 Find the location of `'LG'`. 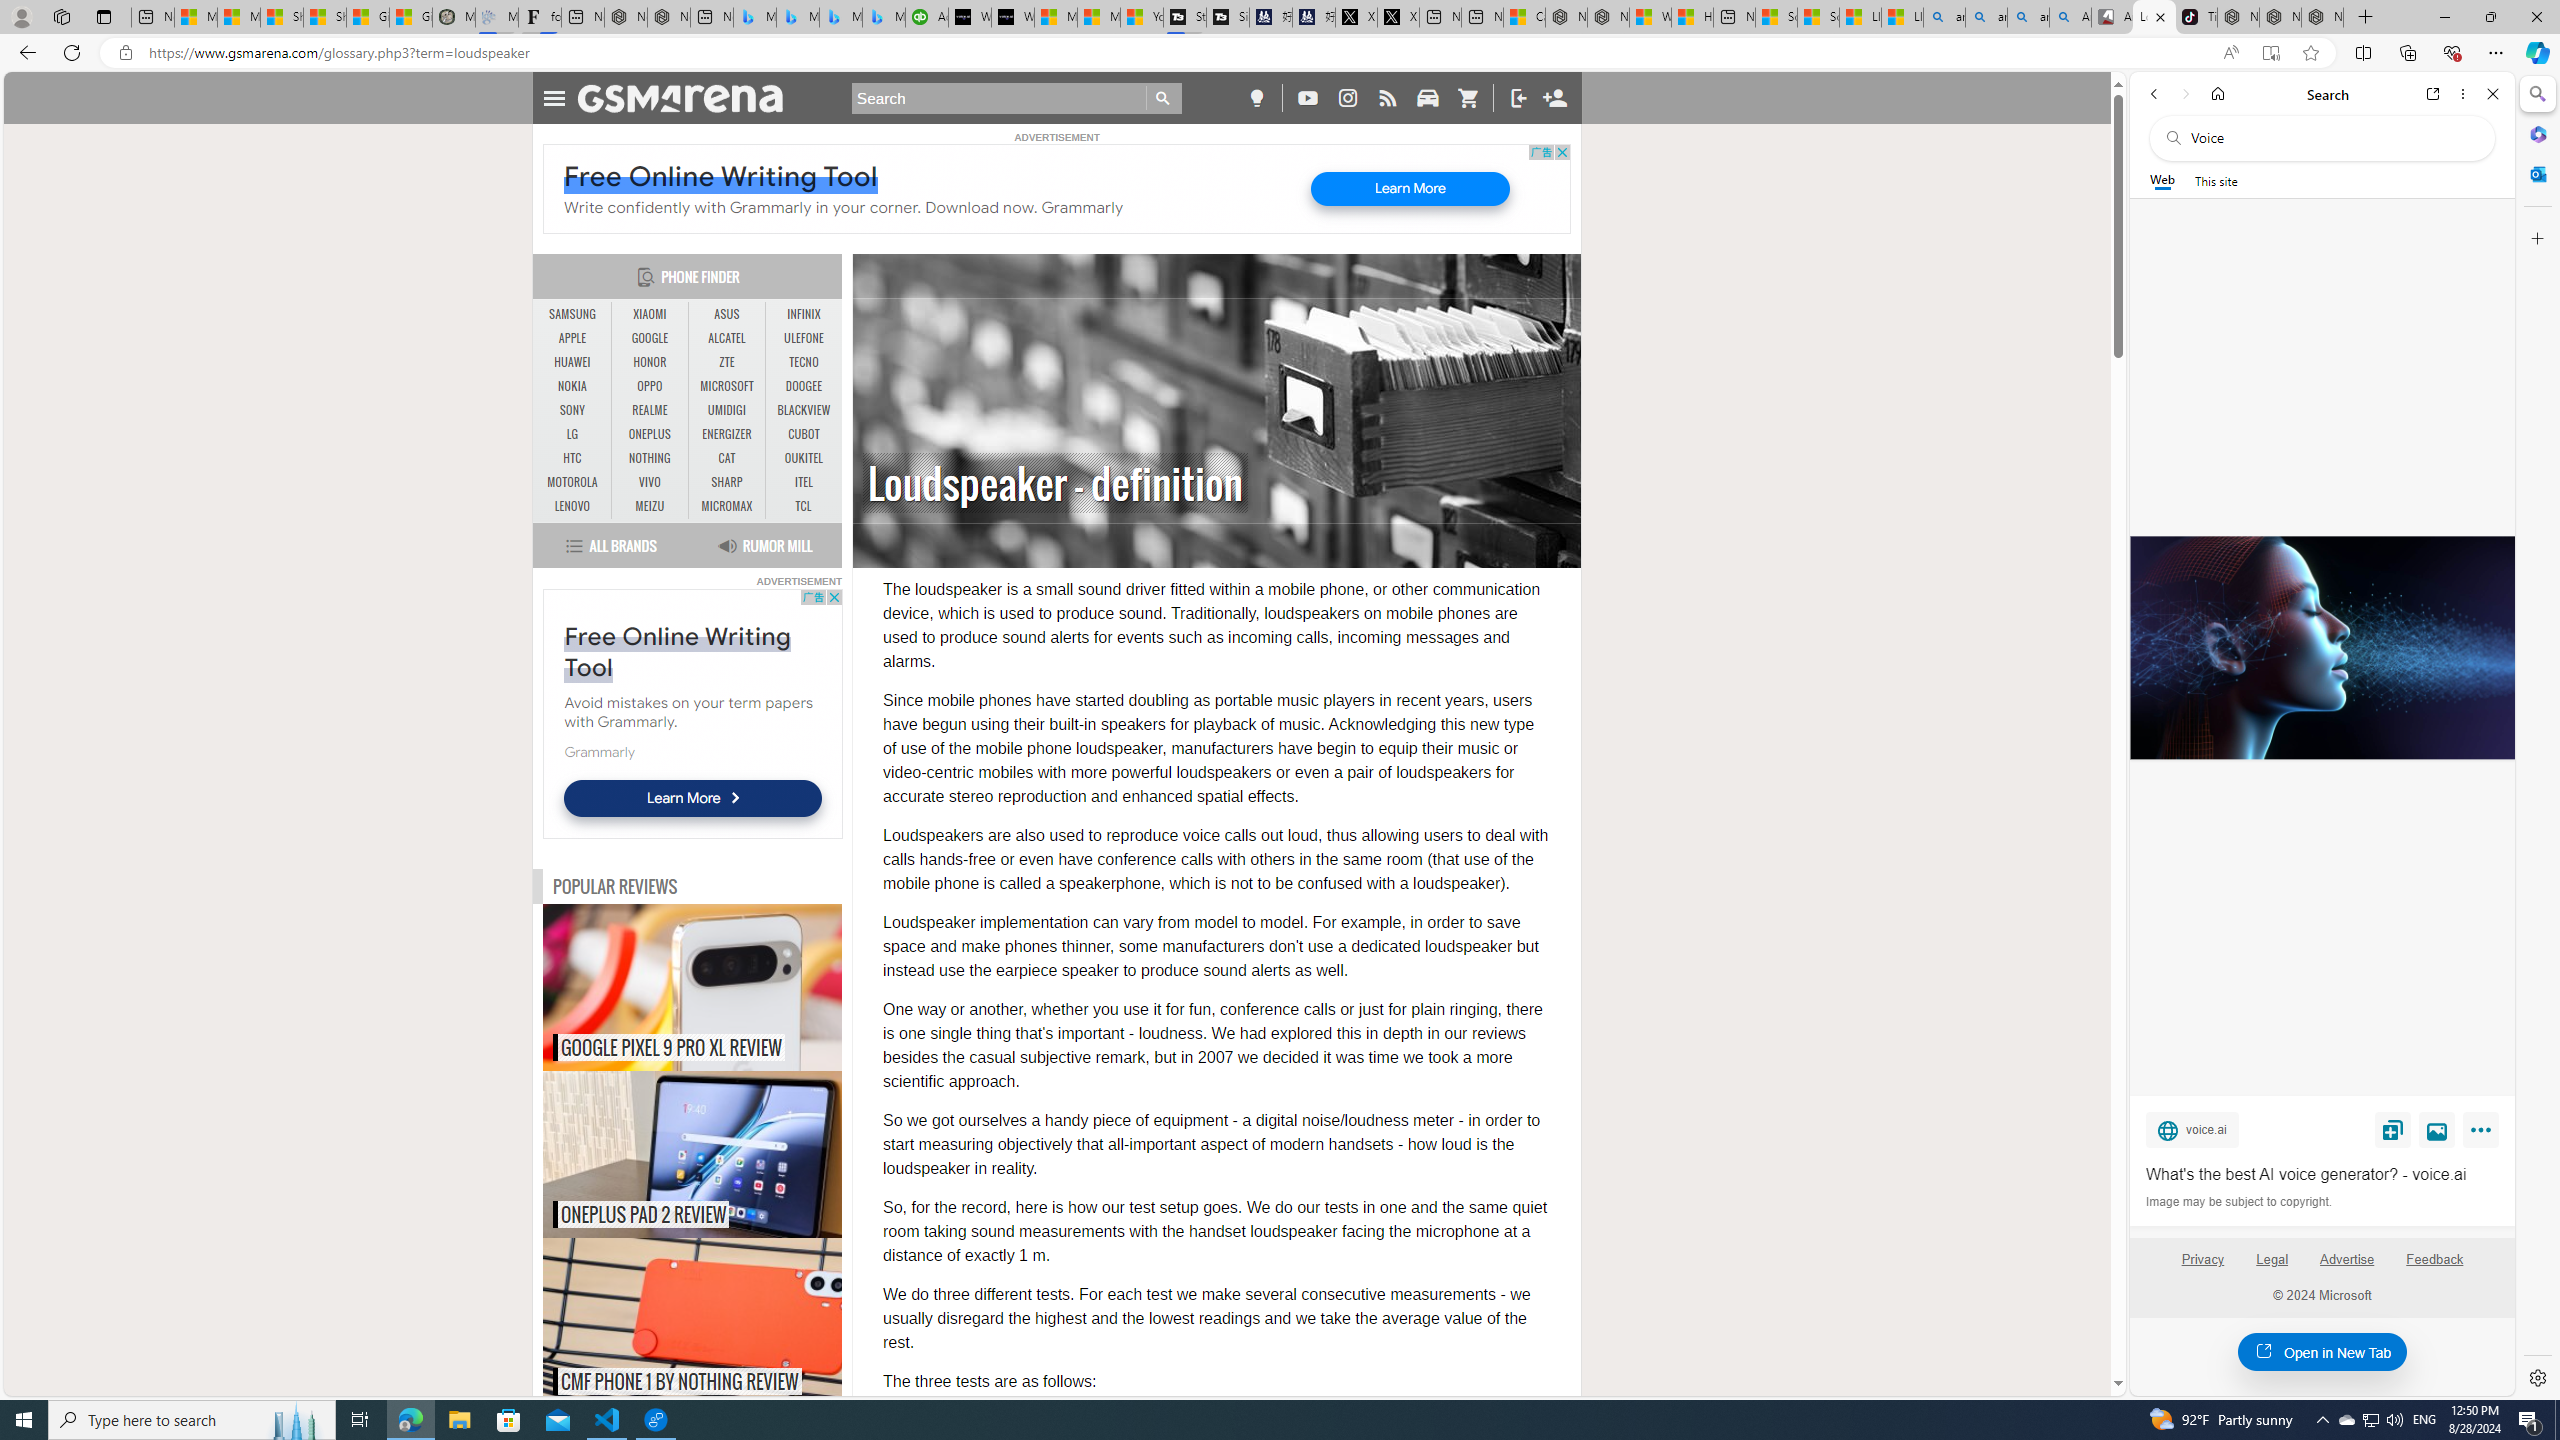

'LG' is located at coordinates (572, 433).